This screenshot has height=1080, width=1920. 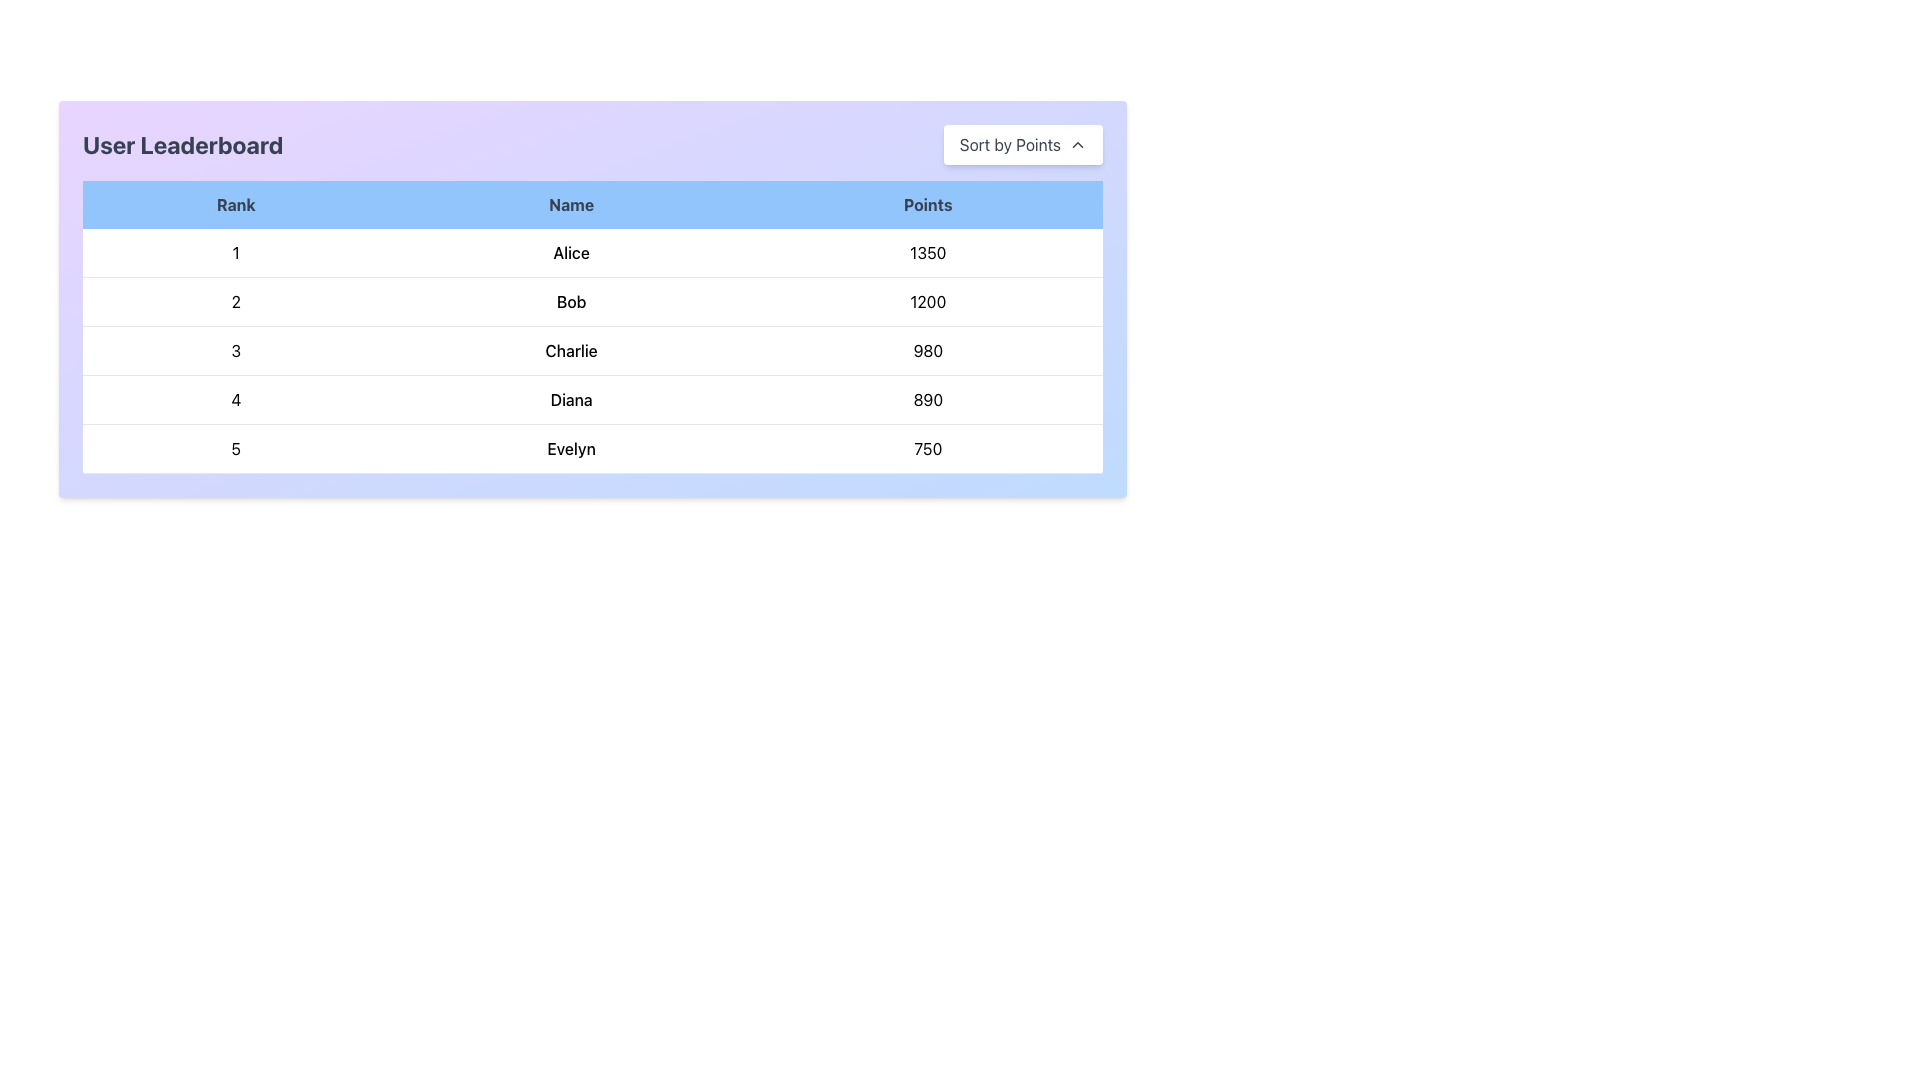 I want to click on the upward-facing chevron icon located at the top-right corner of the 'Sort by Points' button, so click(x=1077, y=144).